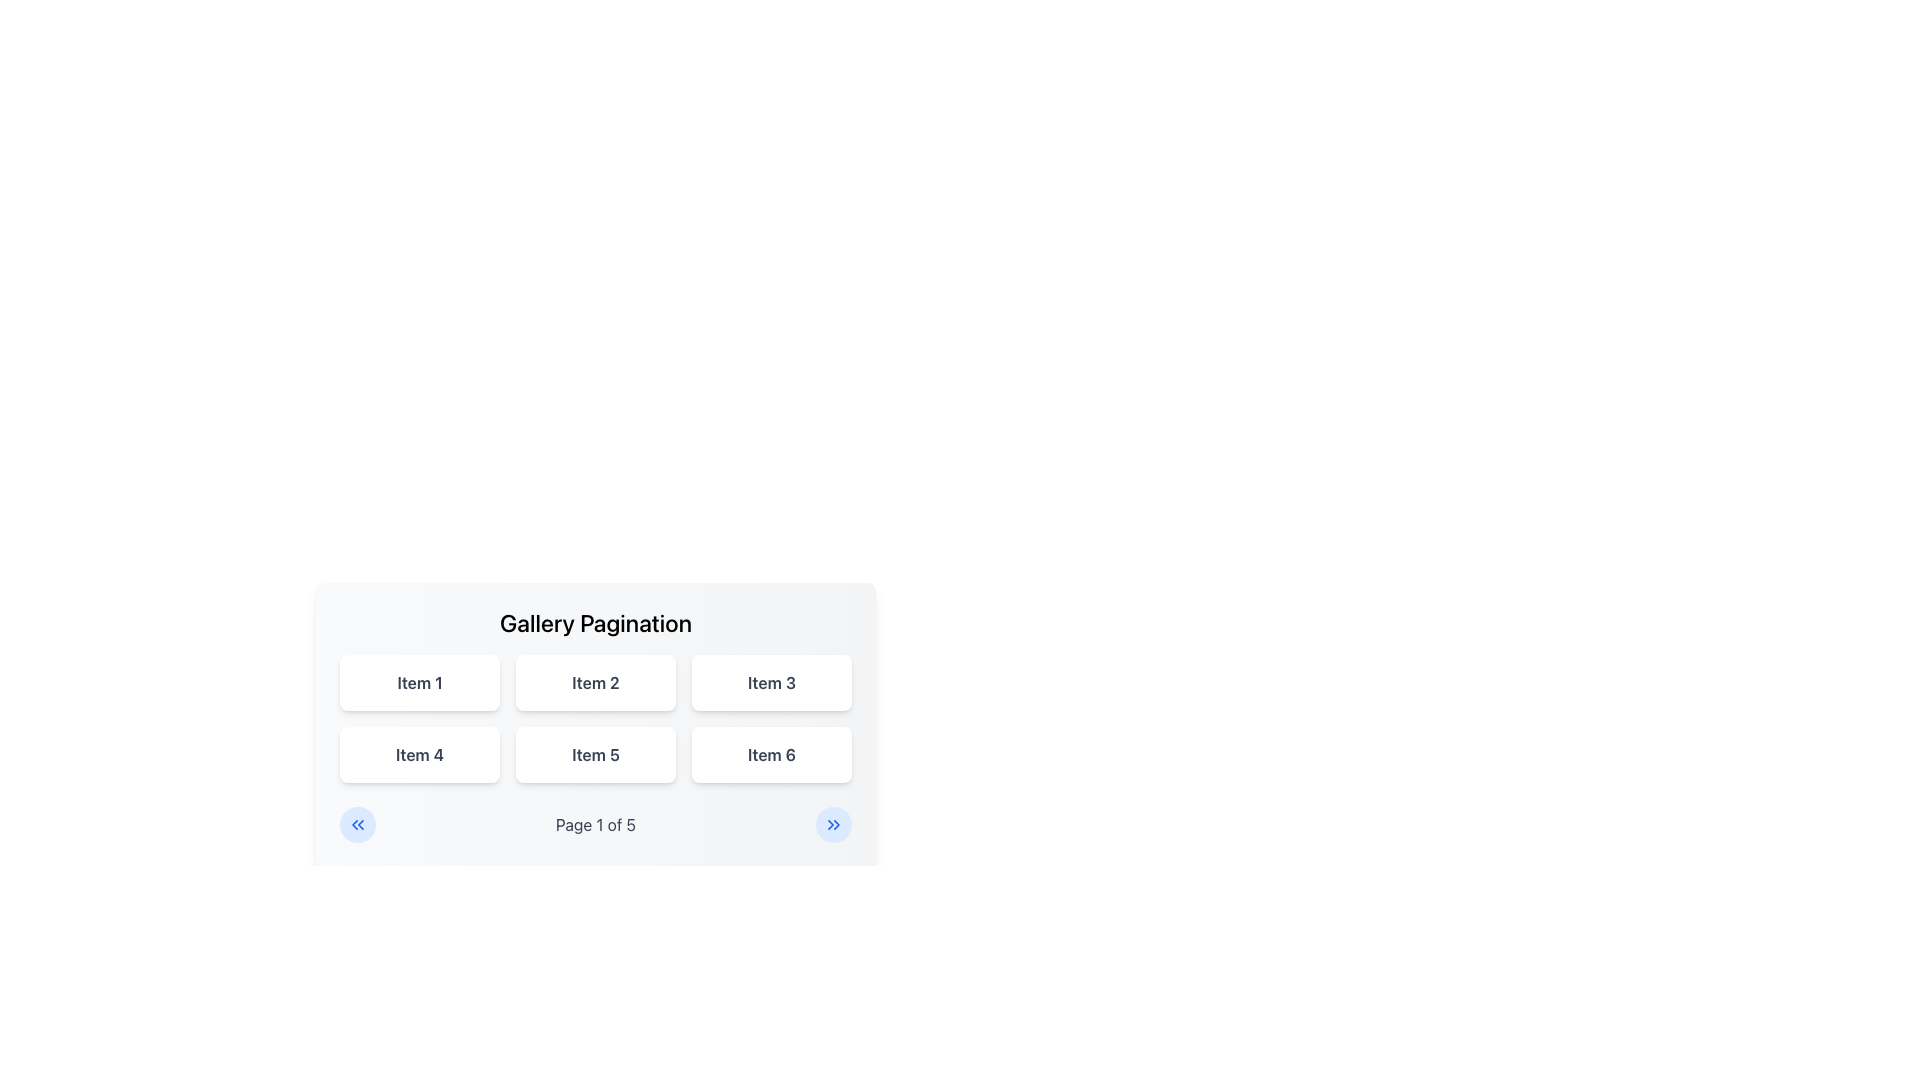 This screenshot has width=1920, height=1080. Describe the element at coordinates (771, 755) in the screenshot. I see `the rectangular button labeled 'Item 6' with a white background and dark gray text, located in the second row, third column of the grid` at that location.